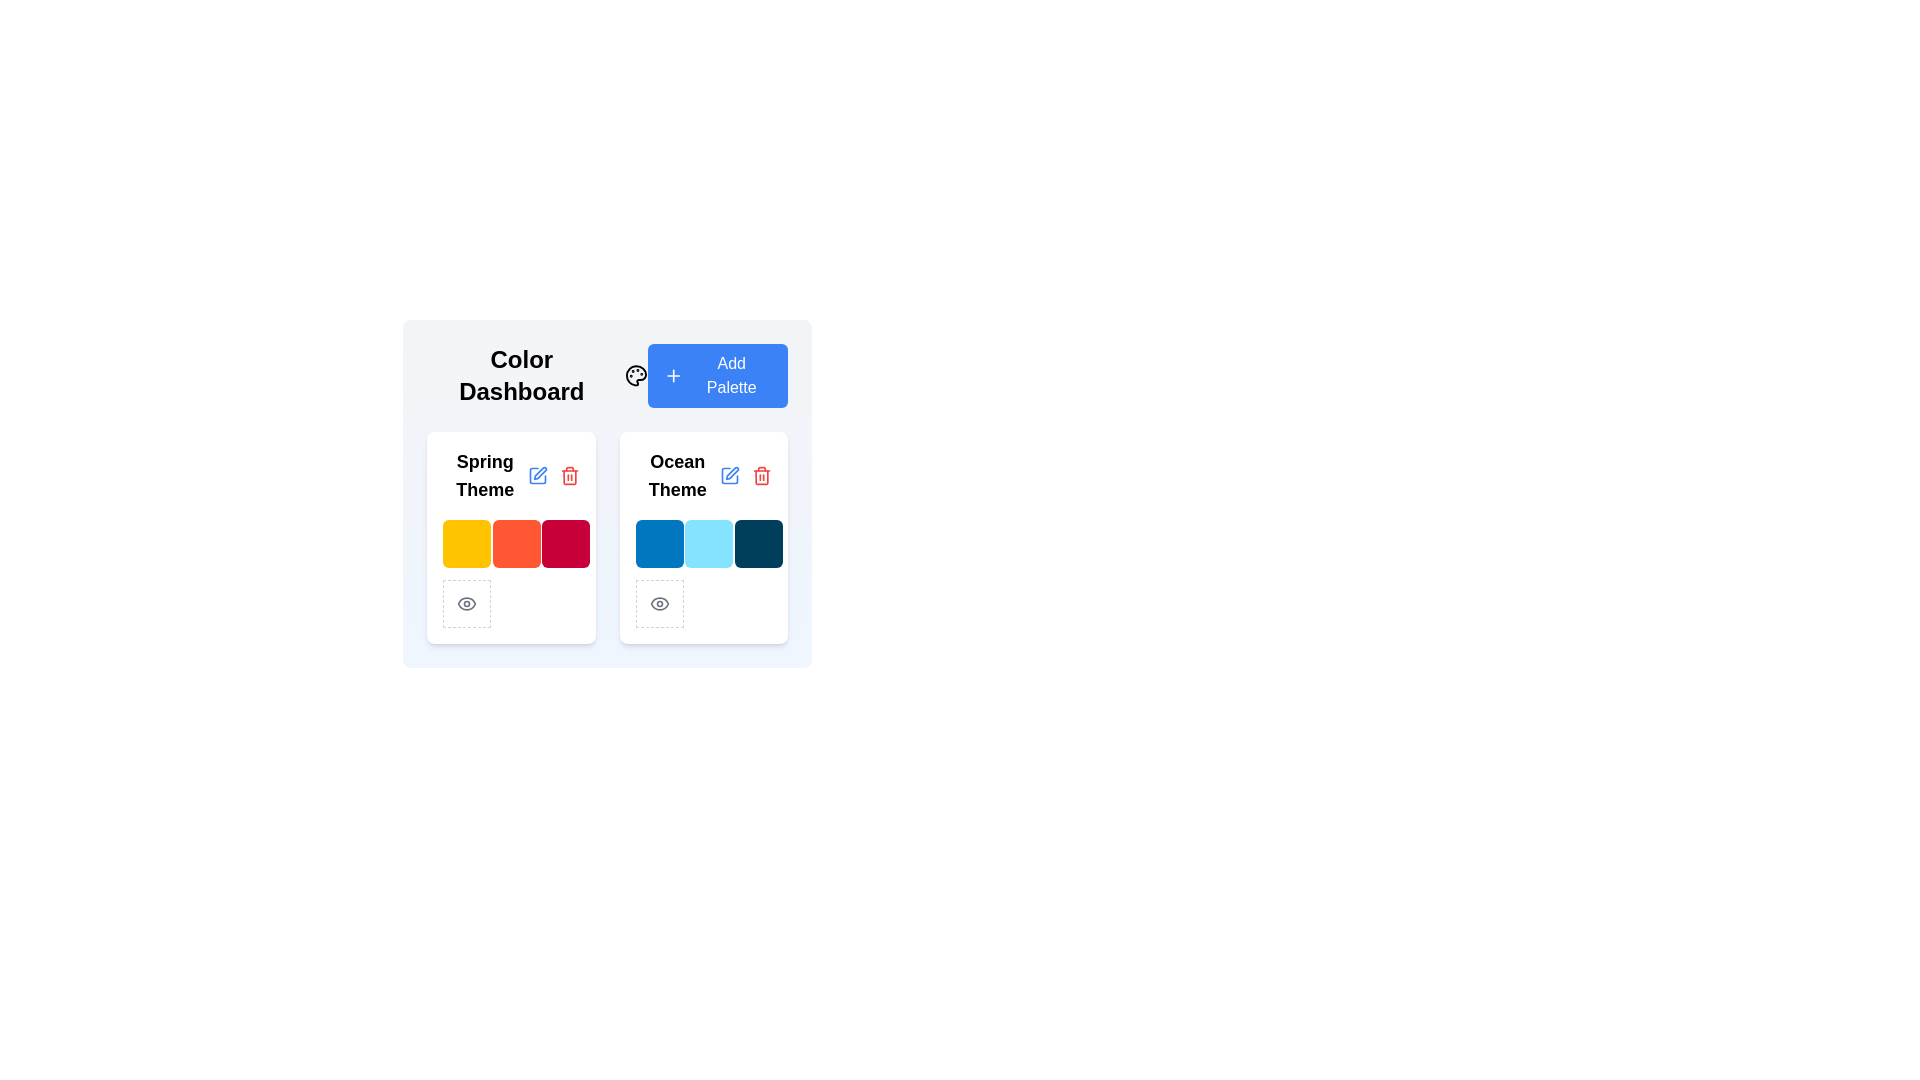 Image resolution: width=1920 pixels, height=1080 pixels. What do you see at coordinates (635, 375) in the screenshot?
I see `the SVG icon resembling a painter's palette, which has a circular shape with small circular cutouts and is located next to the 'Color Dashboard' text` at bounding box center [635, 375].